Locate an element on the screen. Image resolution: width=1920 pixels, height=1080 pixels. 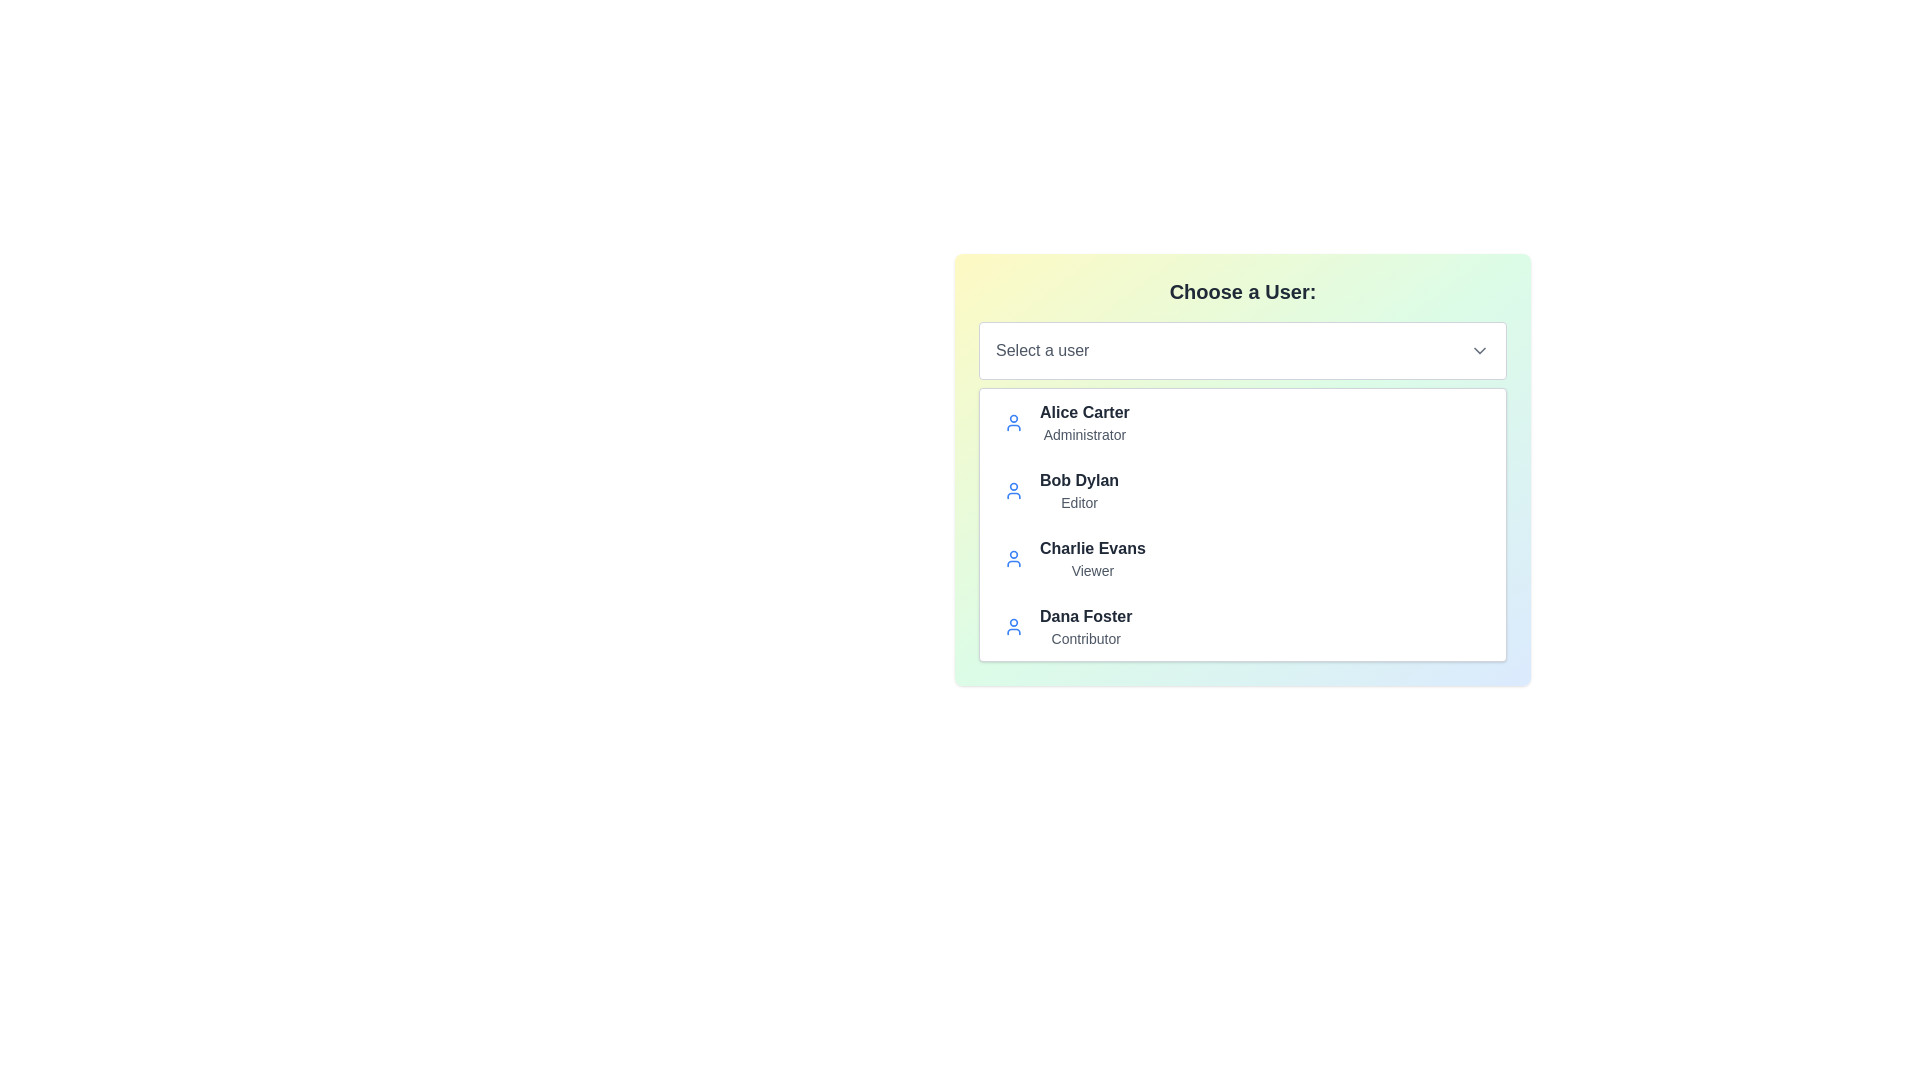
the static text label indicating the user's role as 'Editor' for the user 'Bob Dylan' in the dropdown list is located at coordinates (1078, 501).